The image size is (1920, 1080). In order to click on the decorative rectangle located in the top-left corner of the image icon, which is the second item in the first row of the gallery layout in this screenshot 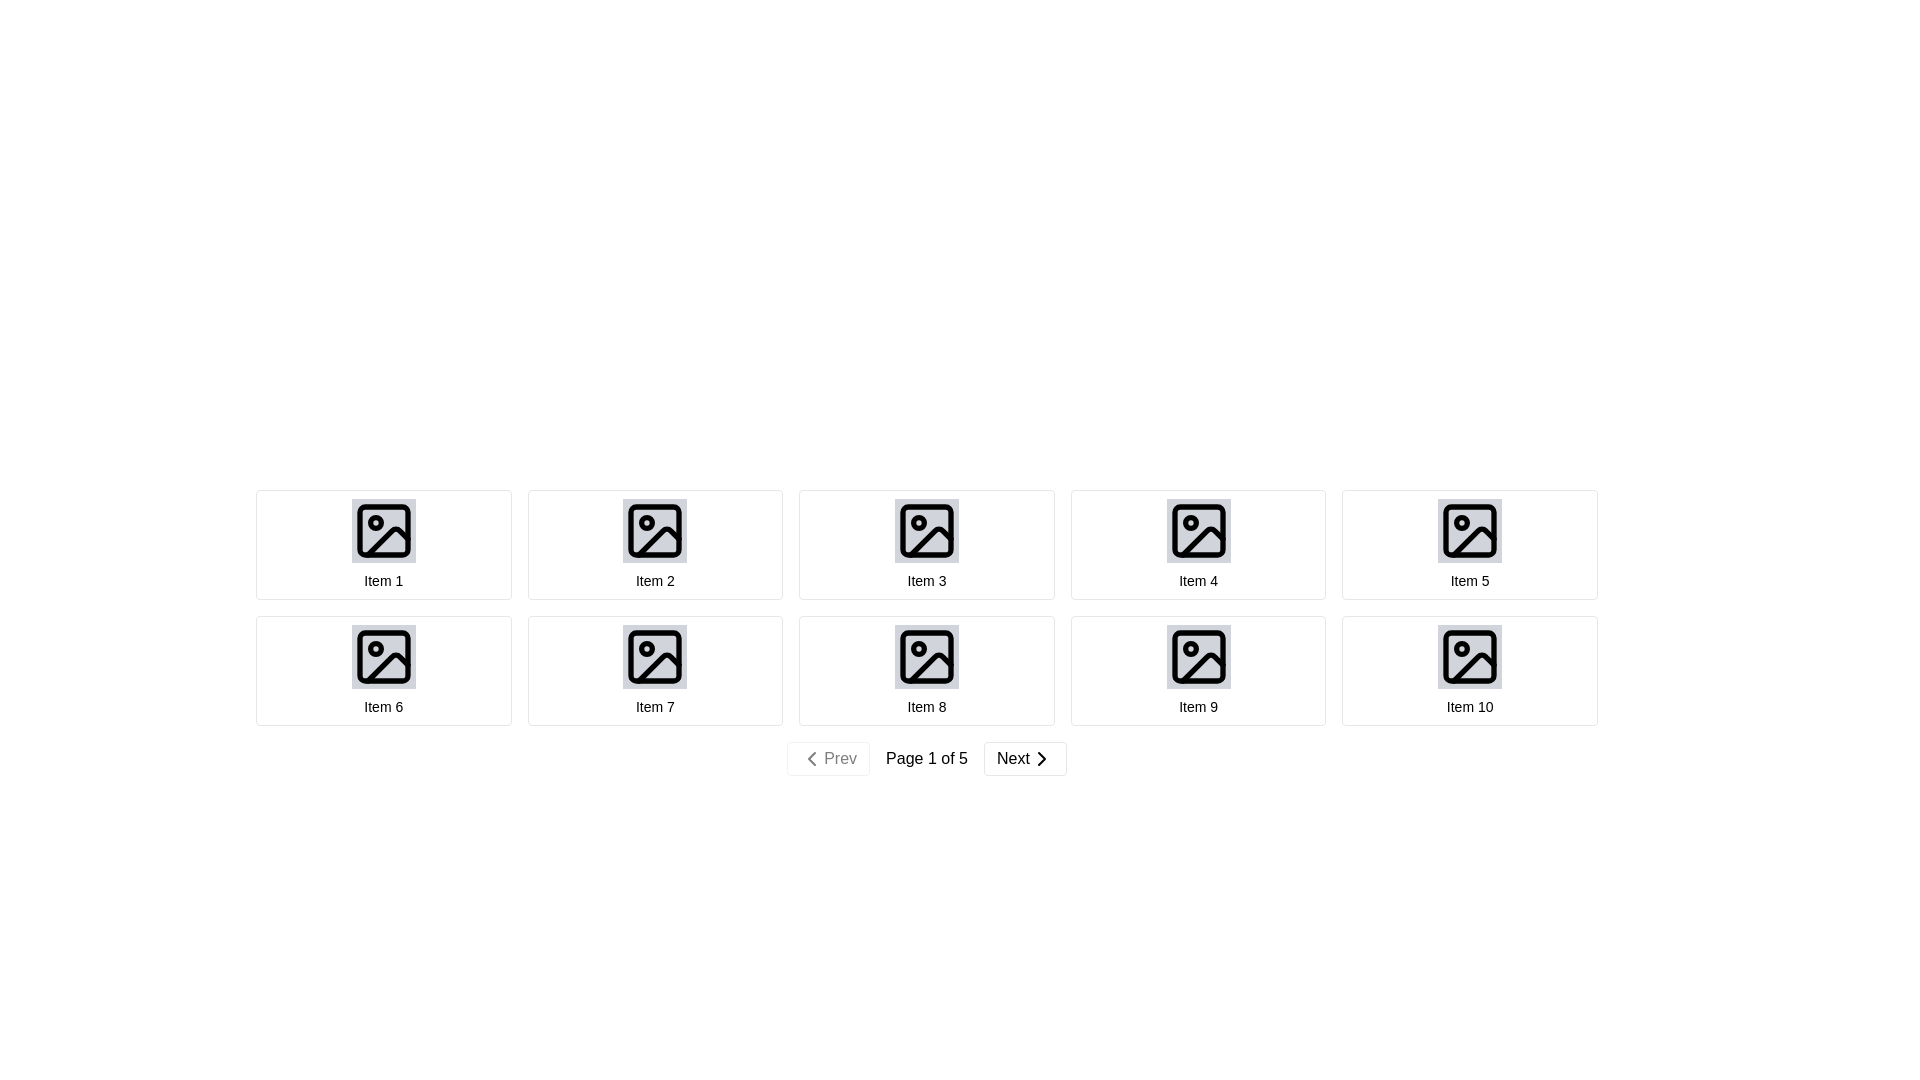, I will do `click(655, 530)`.